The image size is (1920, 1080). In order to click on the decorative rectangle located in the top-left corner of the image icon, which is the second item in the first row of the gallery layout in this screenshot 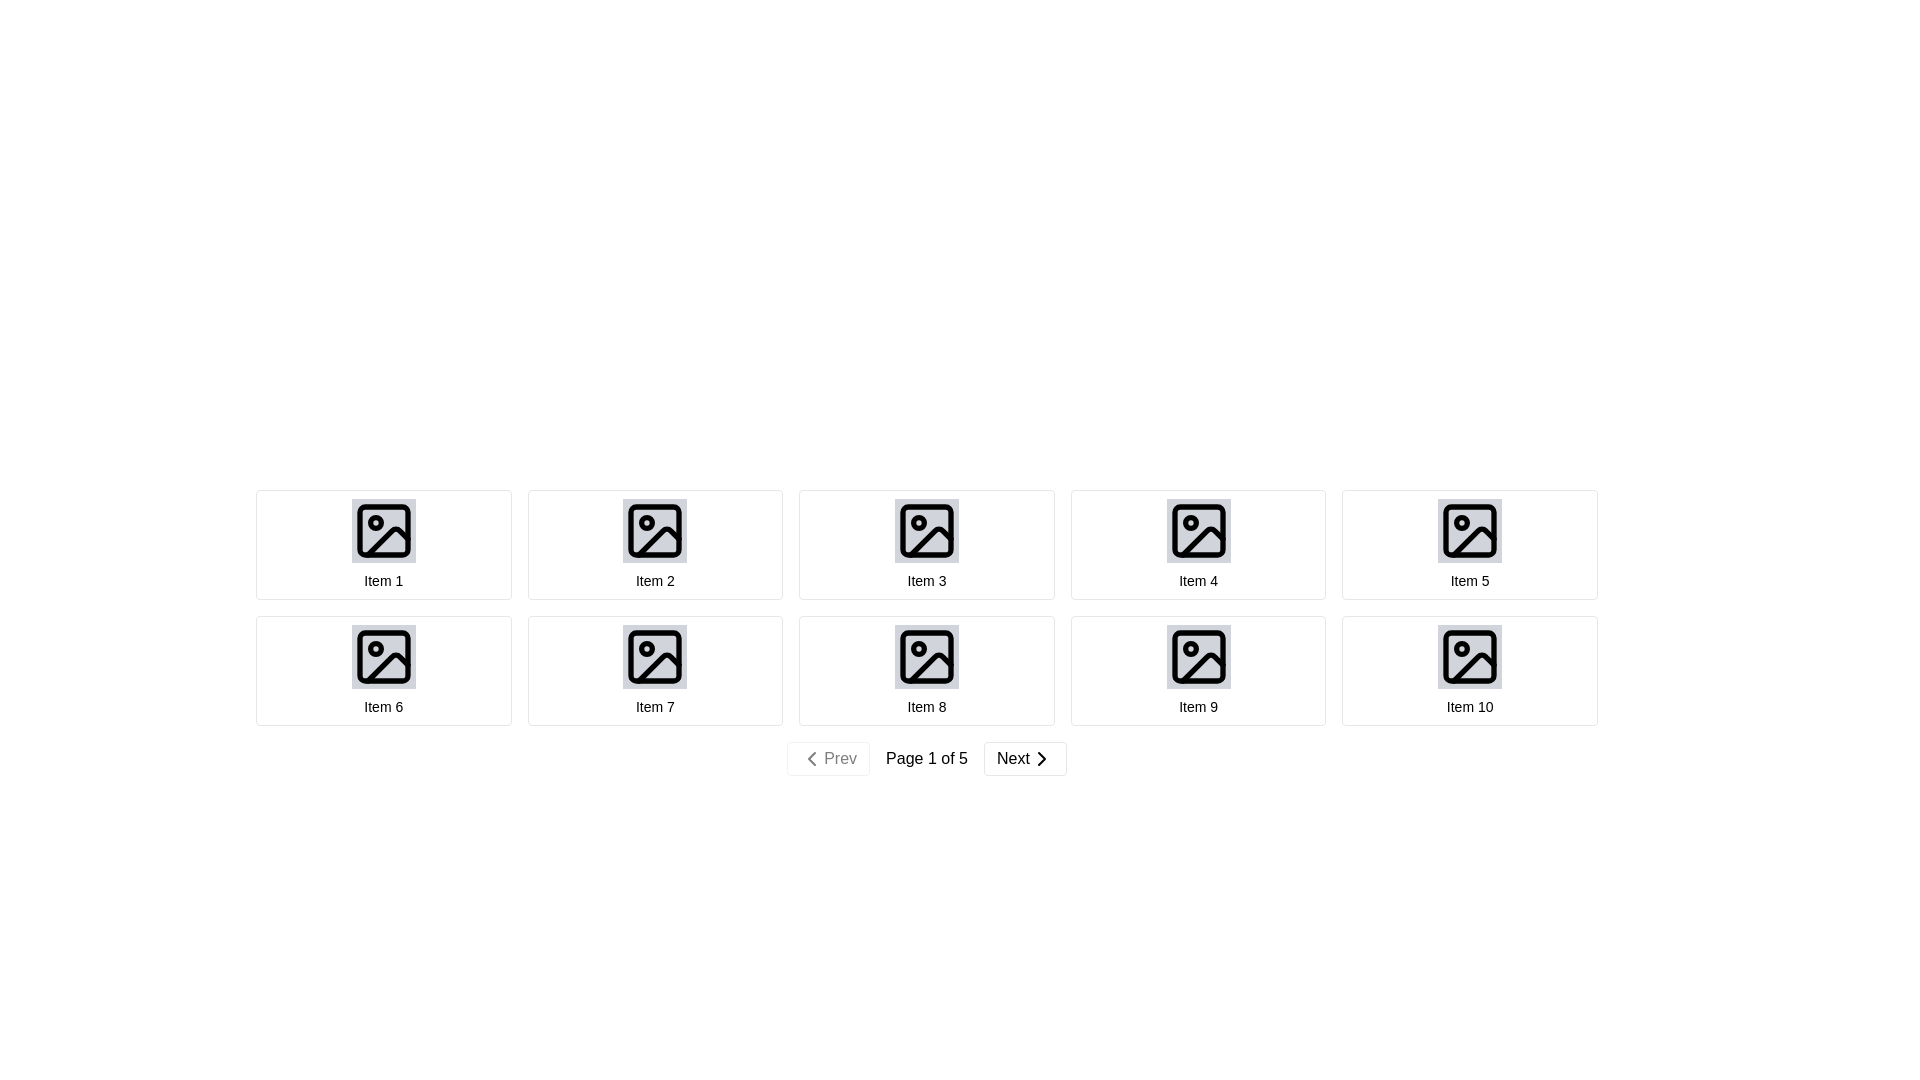, I will do `click(655, 530)`.